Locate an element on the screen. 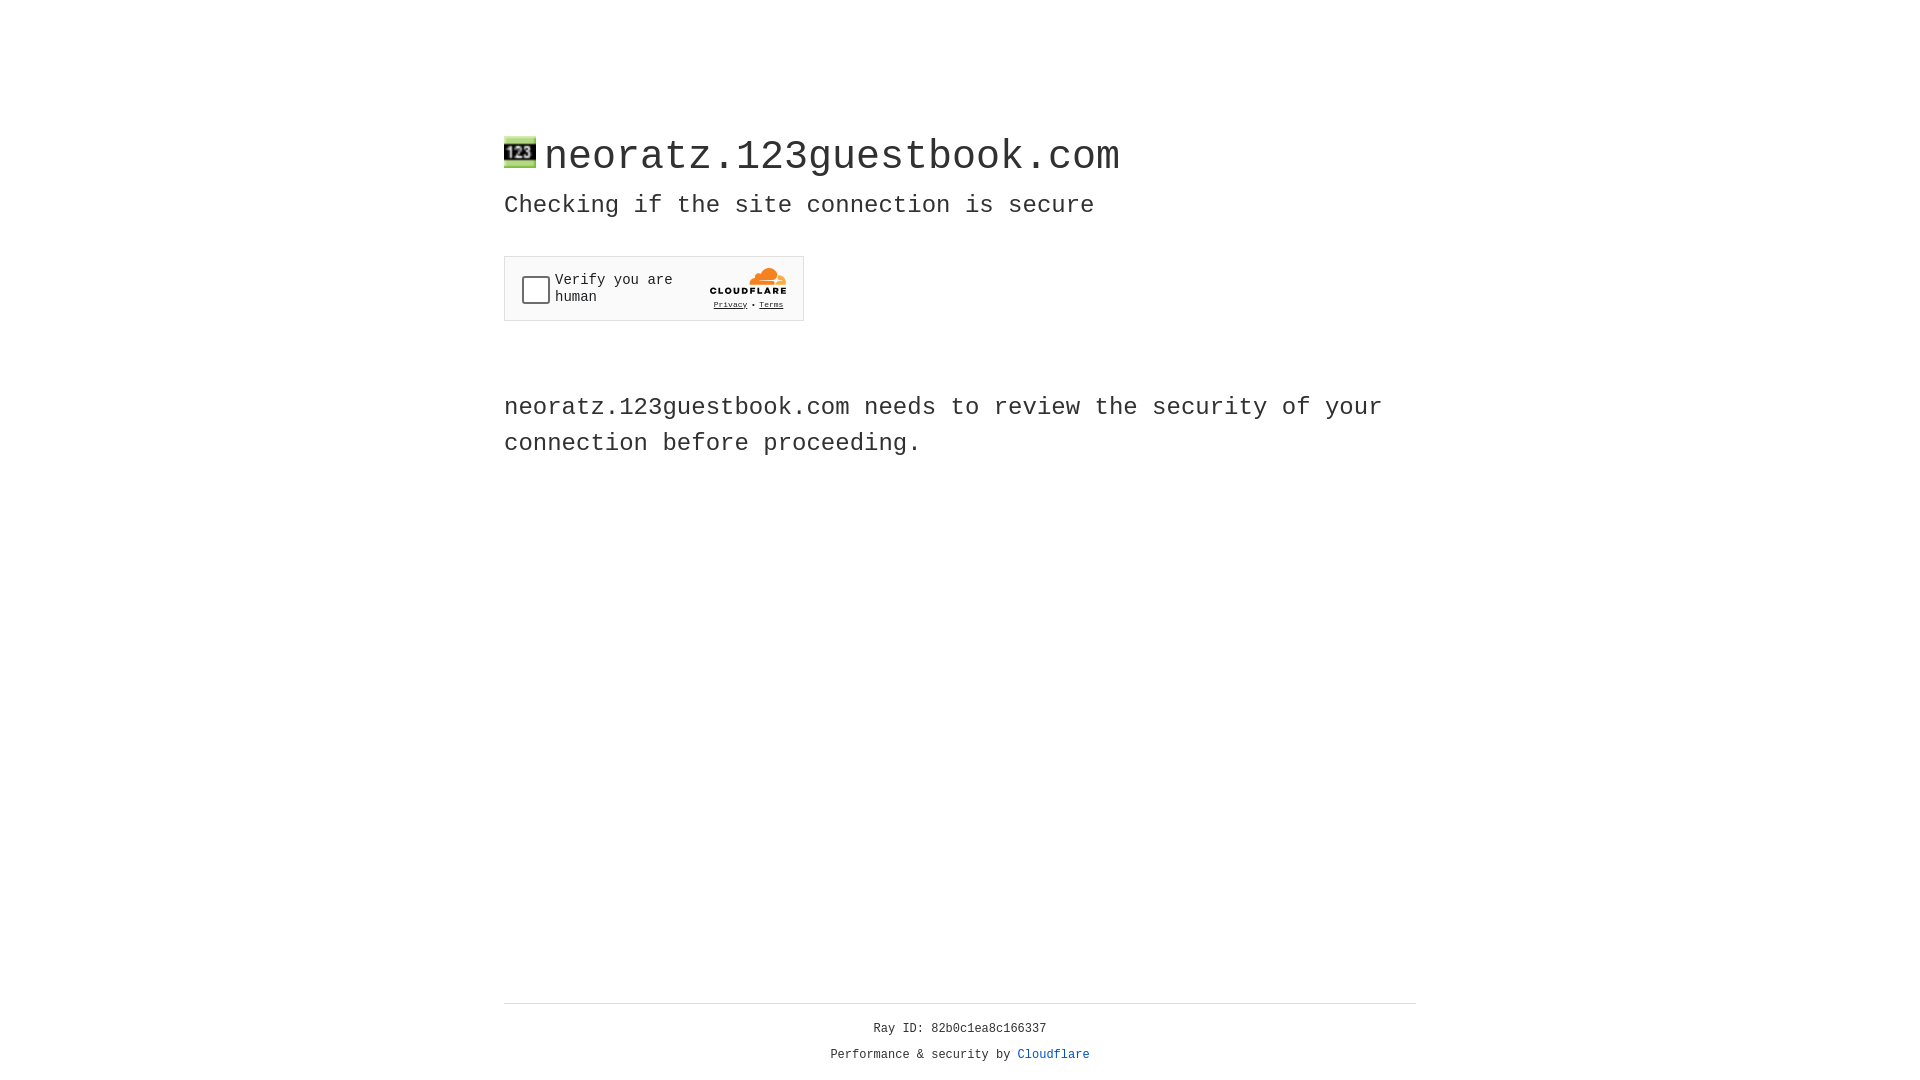 This screenshot has height=1080, width=1920. 'Cloudflare' is located at coordinates (1053, 1054).